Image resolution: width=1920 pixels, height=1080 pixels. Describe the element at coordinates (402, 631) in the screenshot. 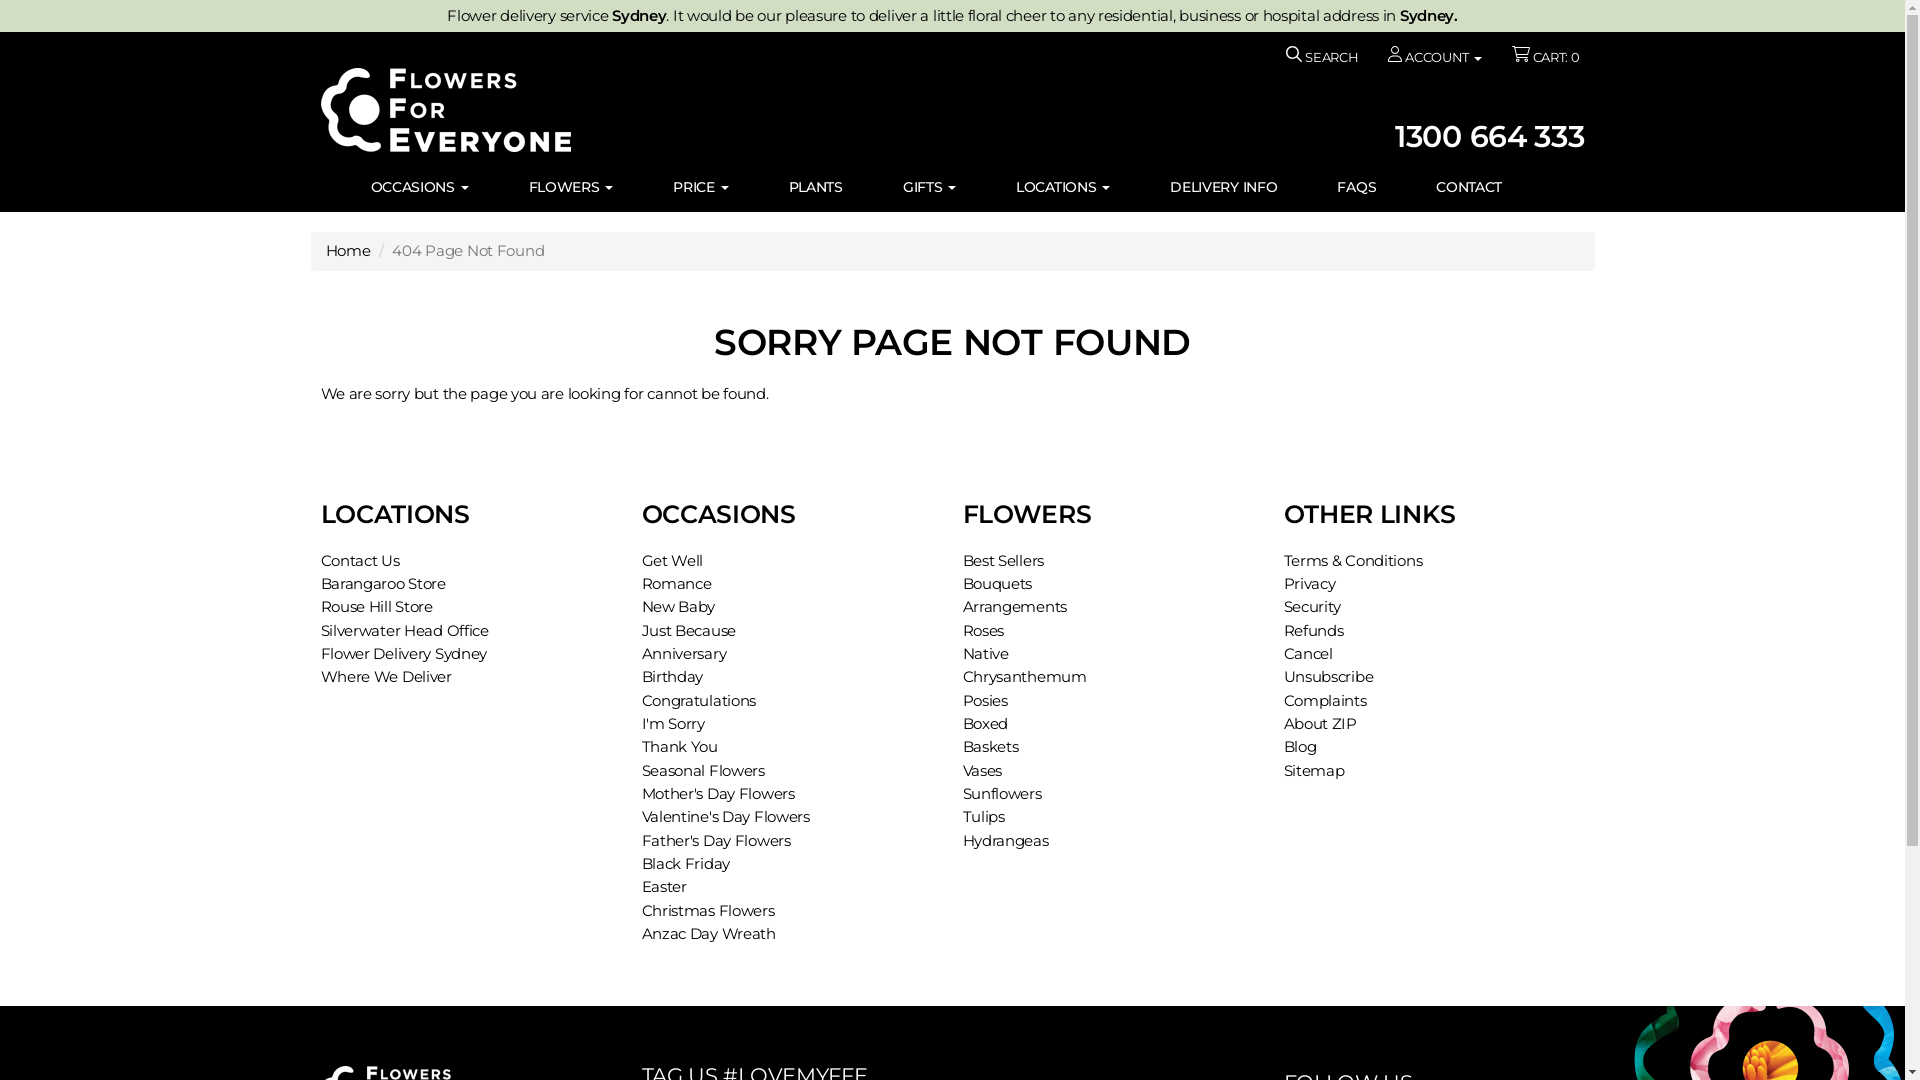

I see `'Silverwater Head Office'` at that location.